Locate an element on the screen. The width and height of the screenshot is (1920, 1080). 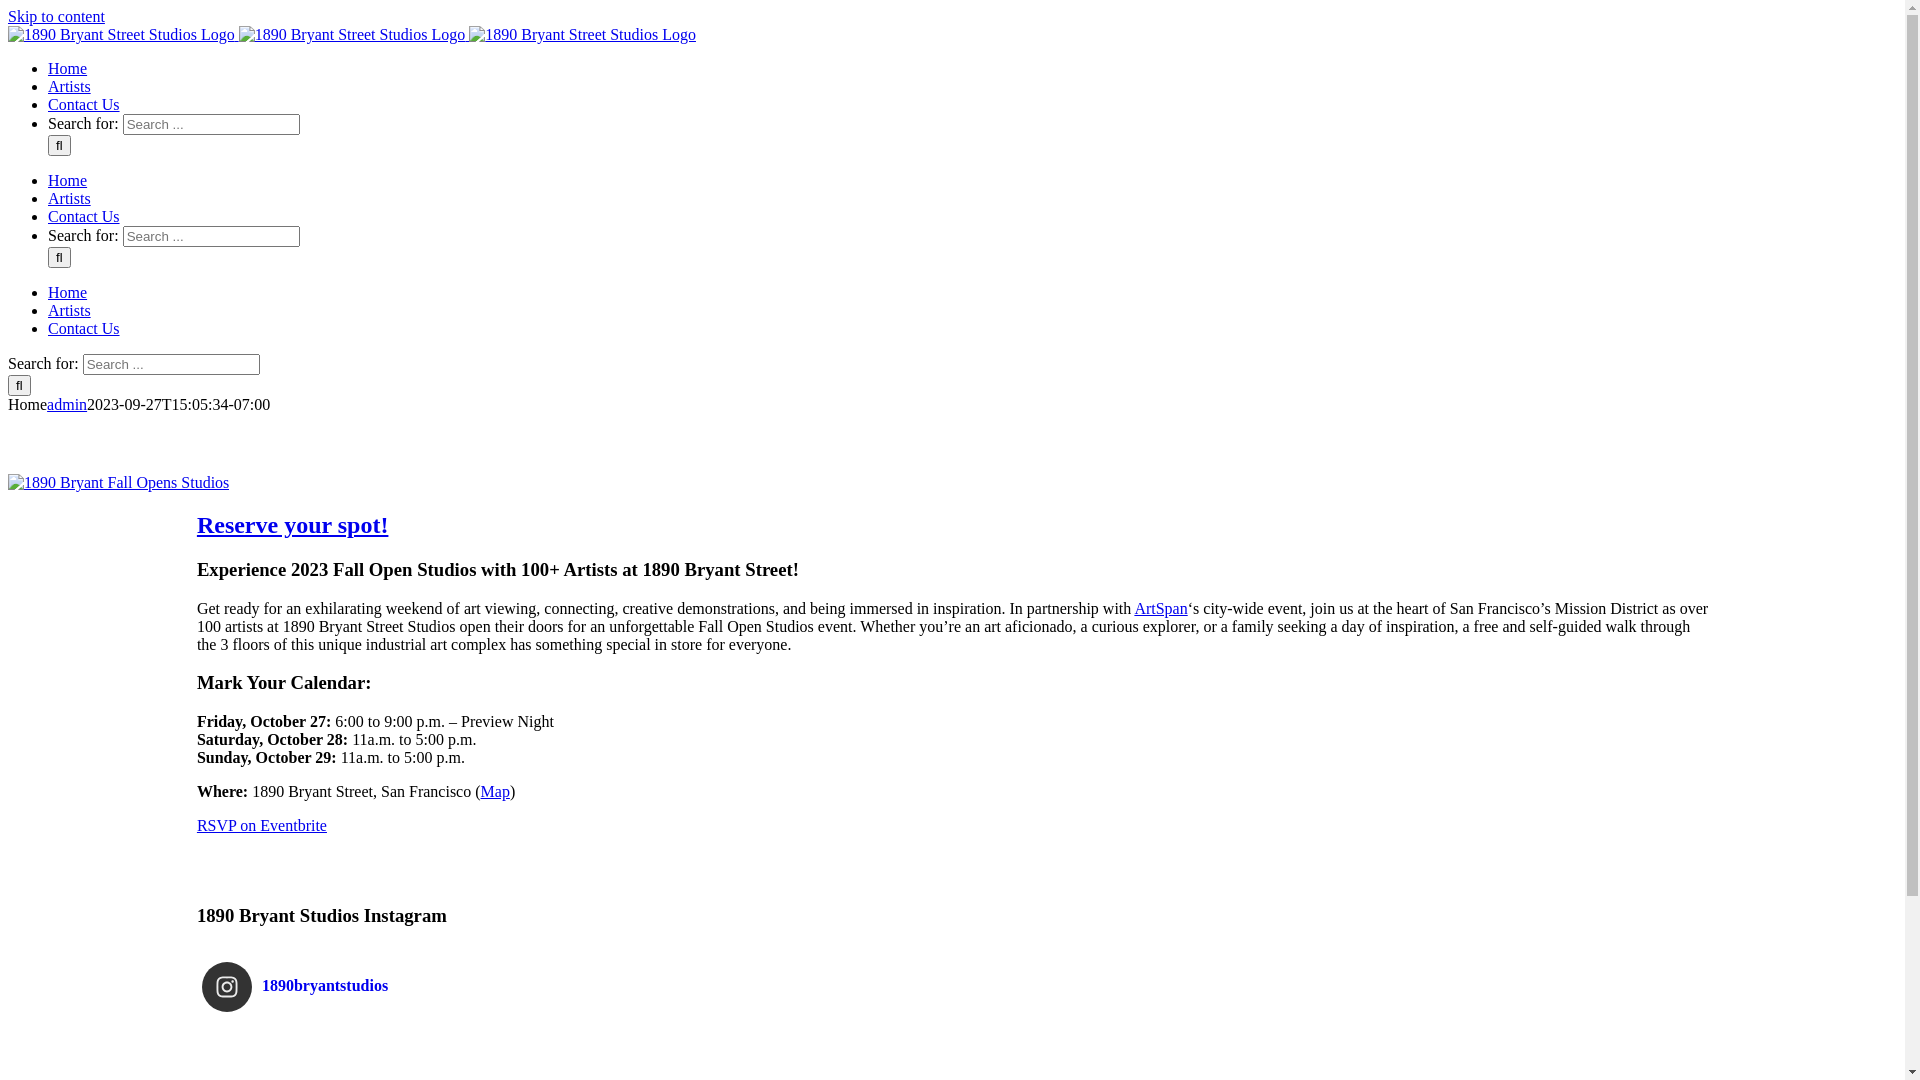
'1890bryantstudios' is located at coordinates (956, 986).